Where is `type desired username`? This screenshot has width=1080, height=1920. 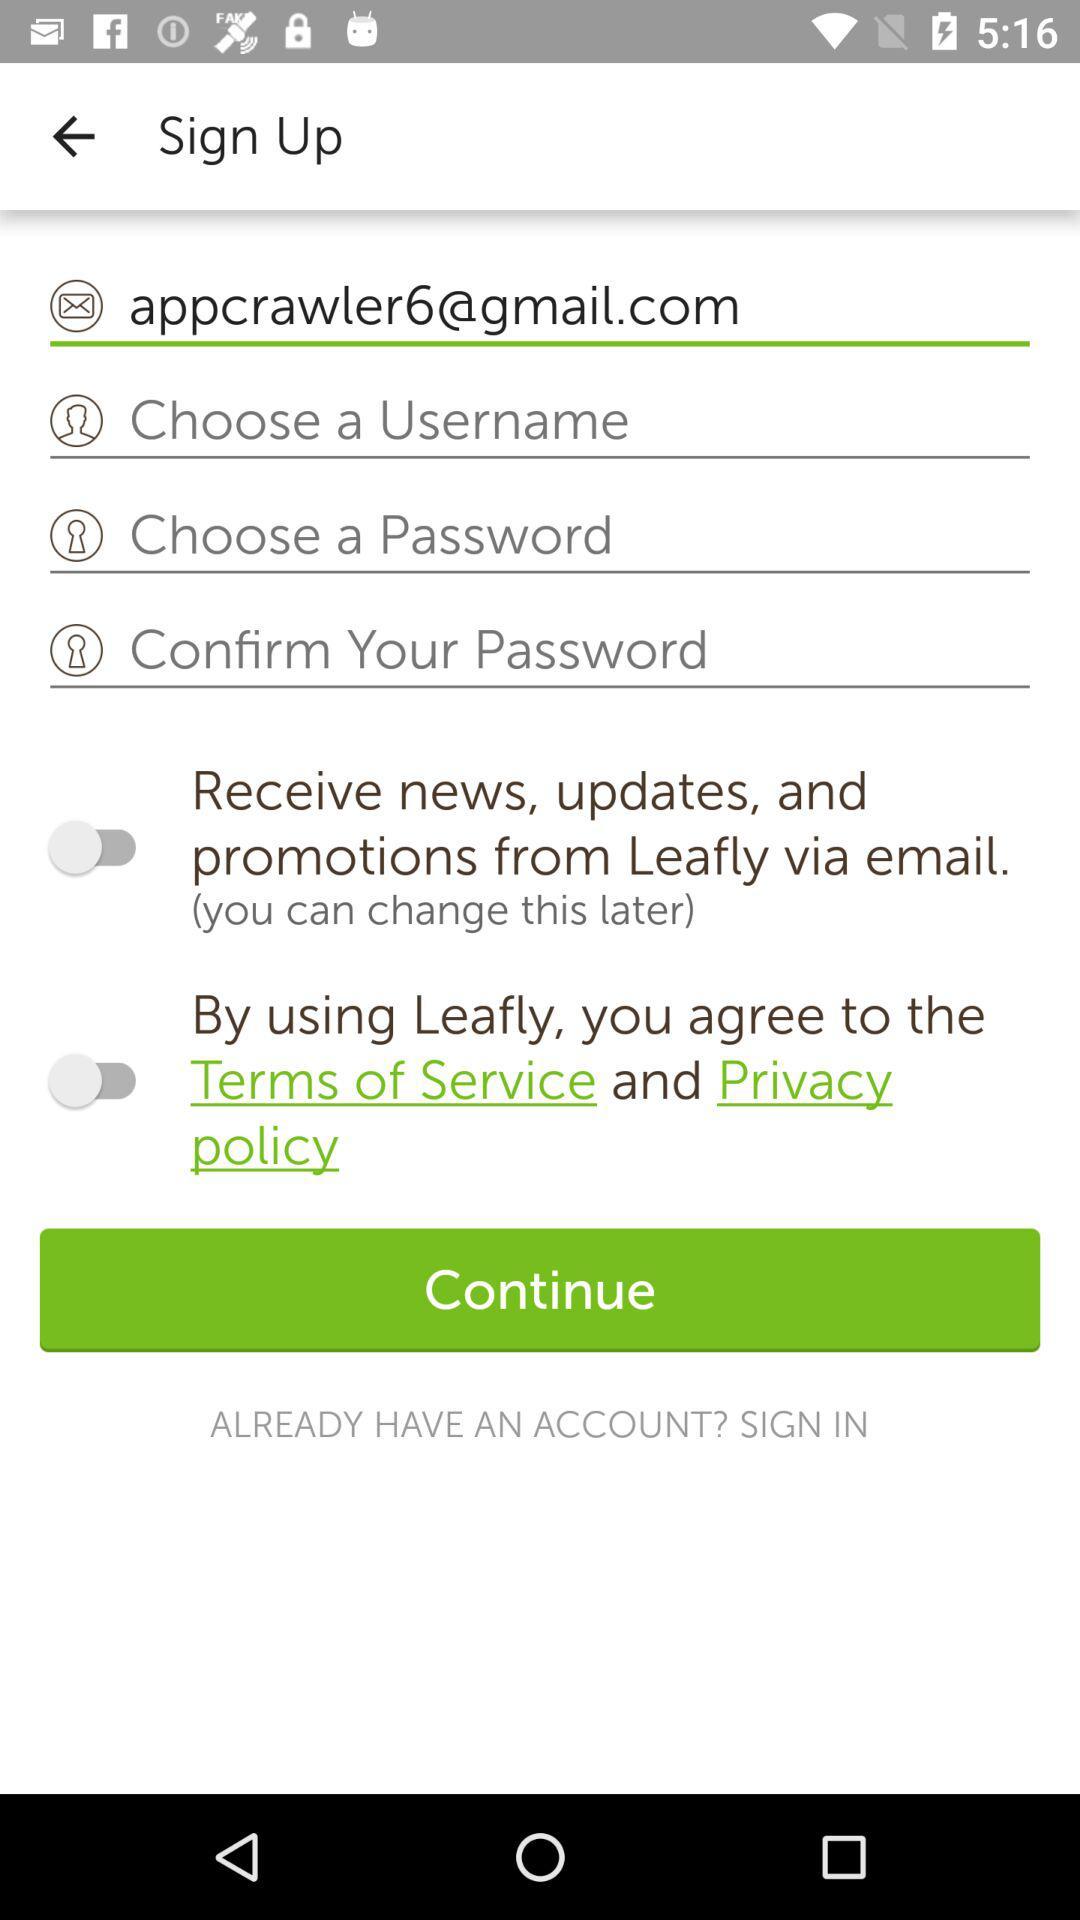 type desired username is located at coordinates (540, 420).